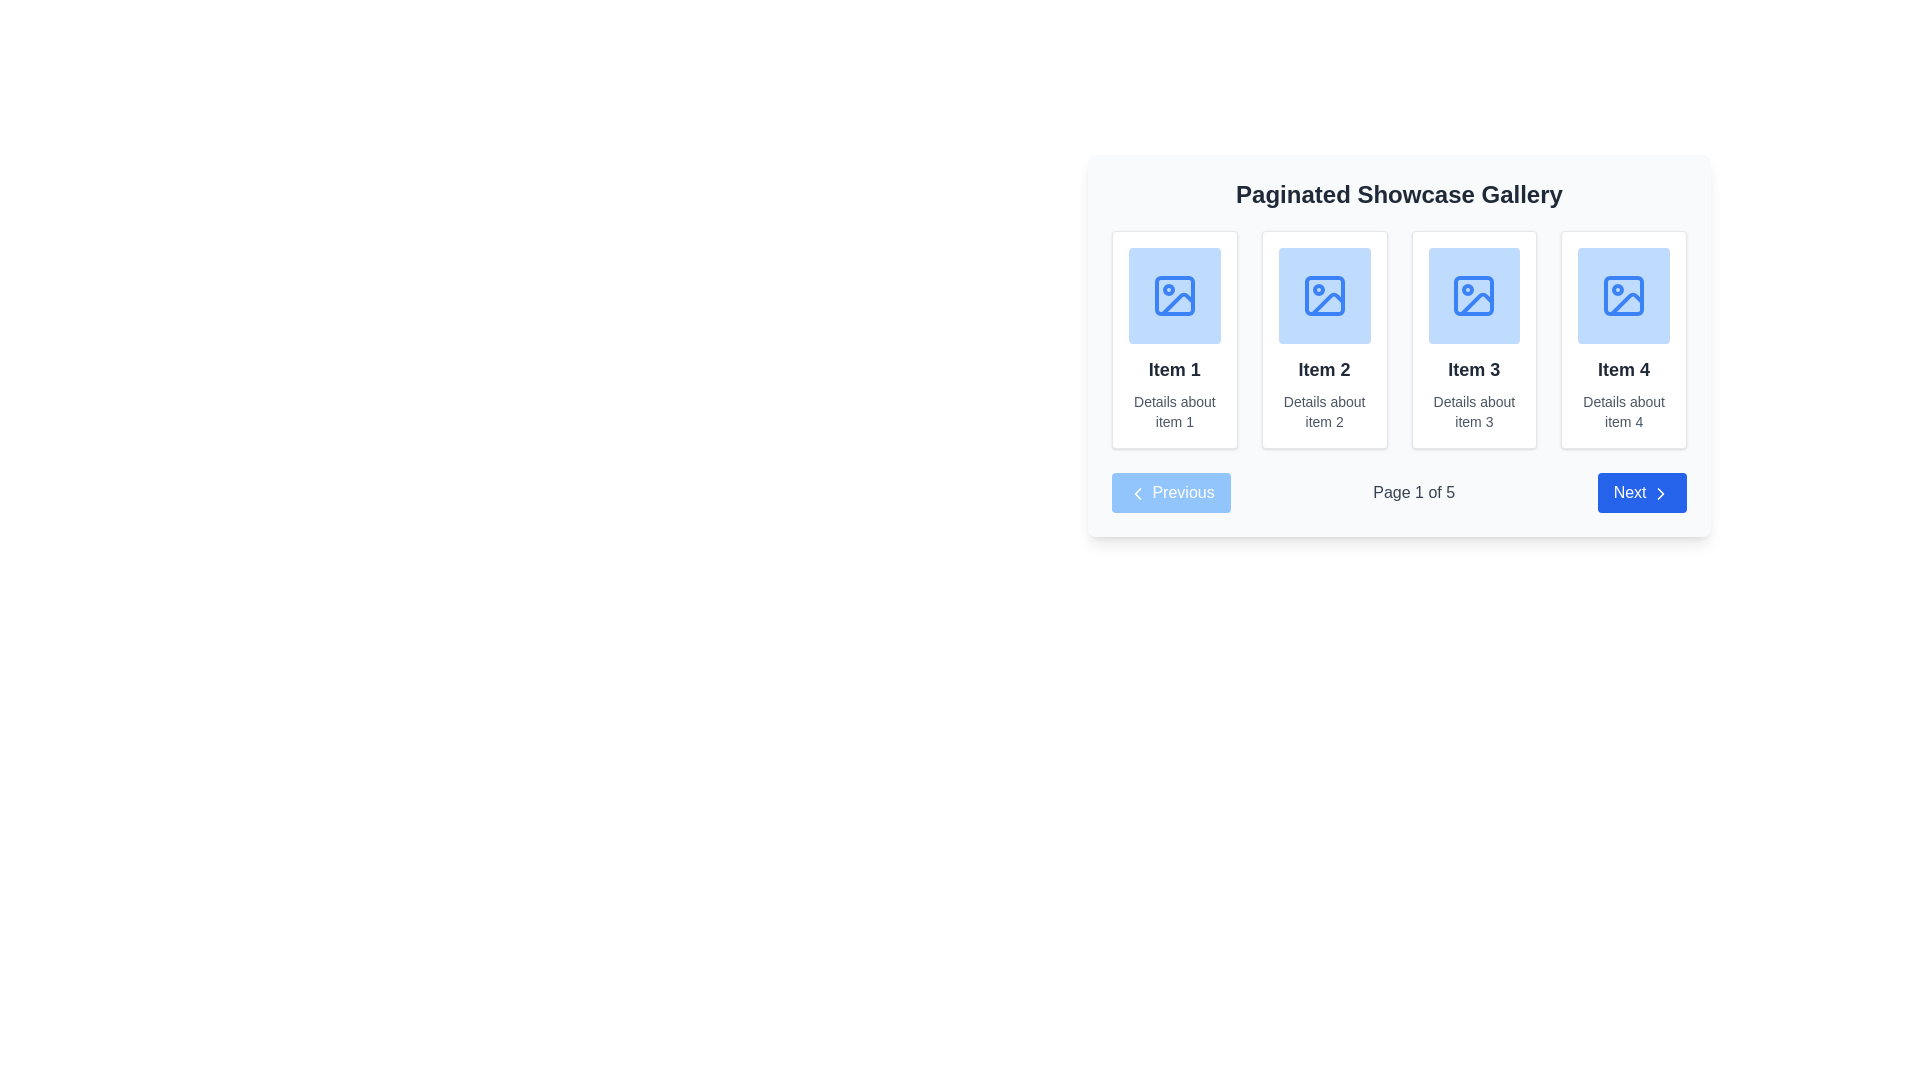  Describe the element at coordinates (1174, 296) in the screenshot. I see `the small rounded rectangle with a light background, which is centrally placed within the image icon representing an image placeholder, located in the first card labeled 'Item 1'` at that location.